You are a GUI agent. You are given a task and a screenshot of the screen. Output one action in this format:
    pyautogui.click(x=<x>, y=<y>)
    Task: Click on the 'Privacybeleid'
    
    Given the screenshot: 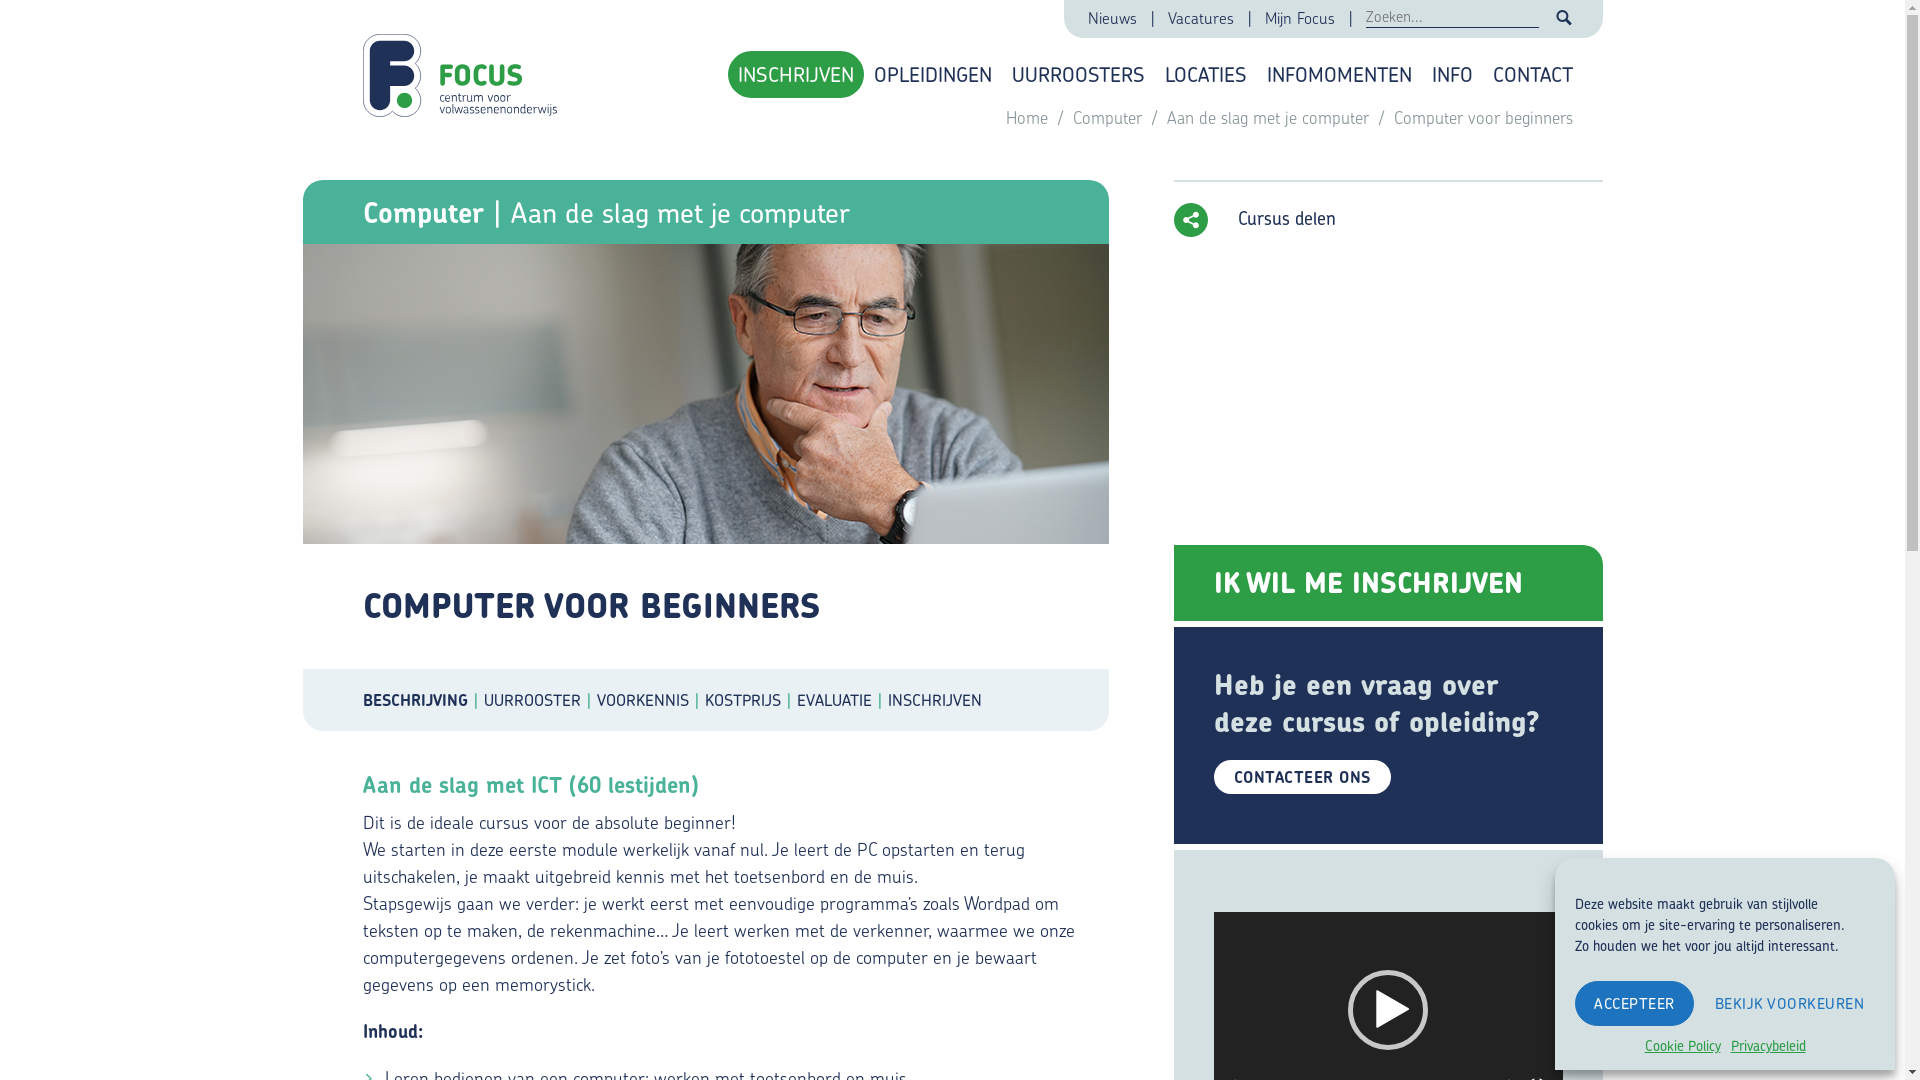 What is the action you would take?
    pyautogui.click(x=1767, y=1044)
    